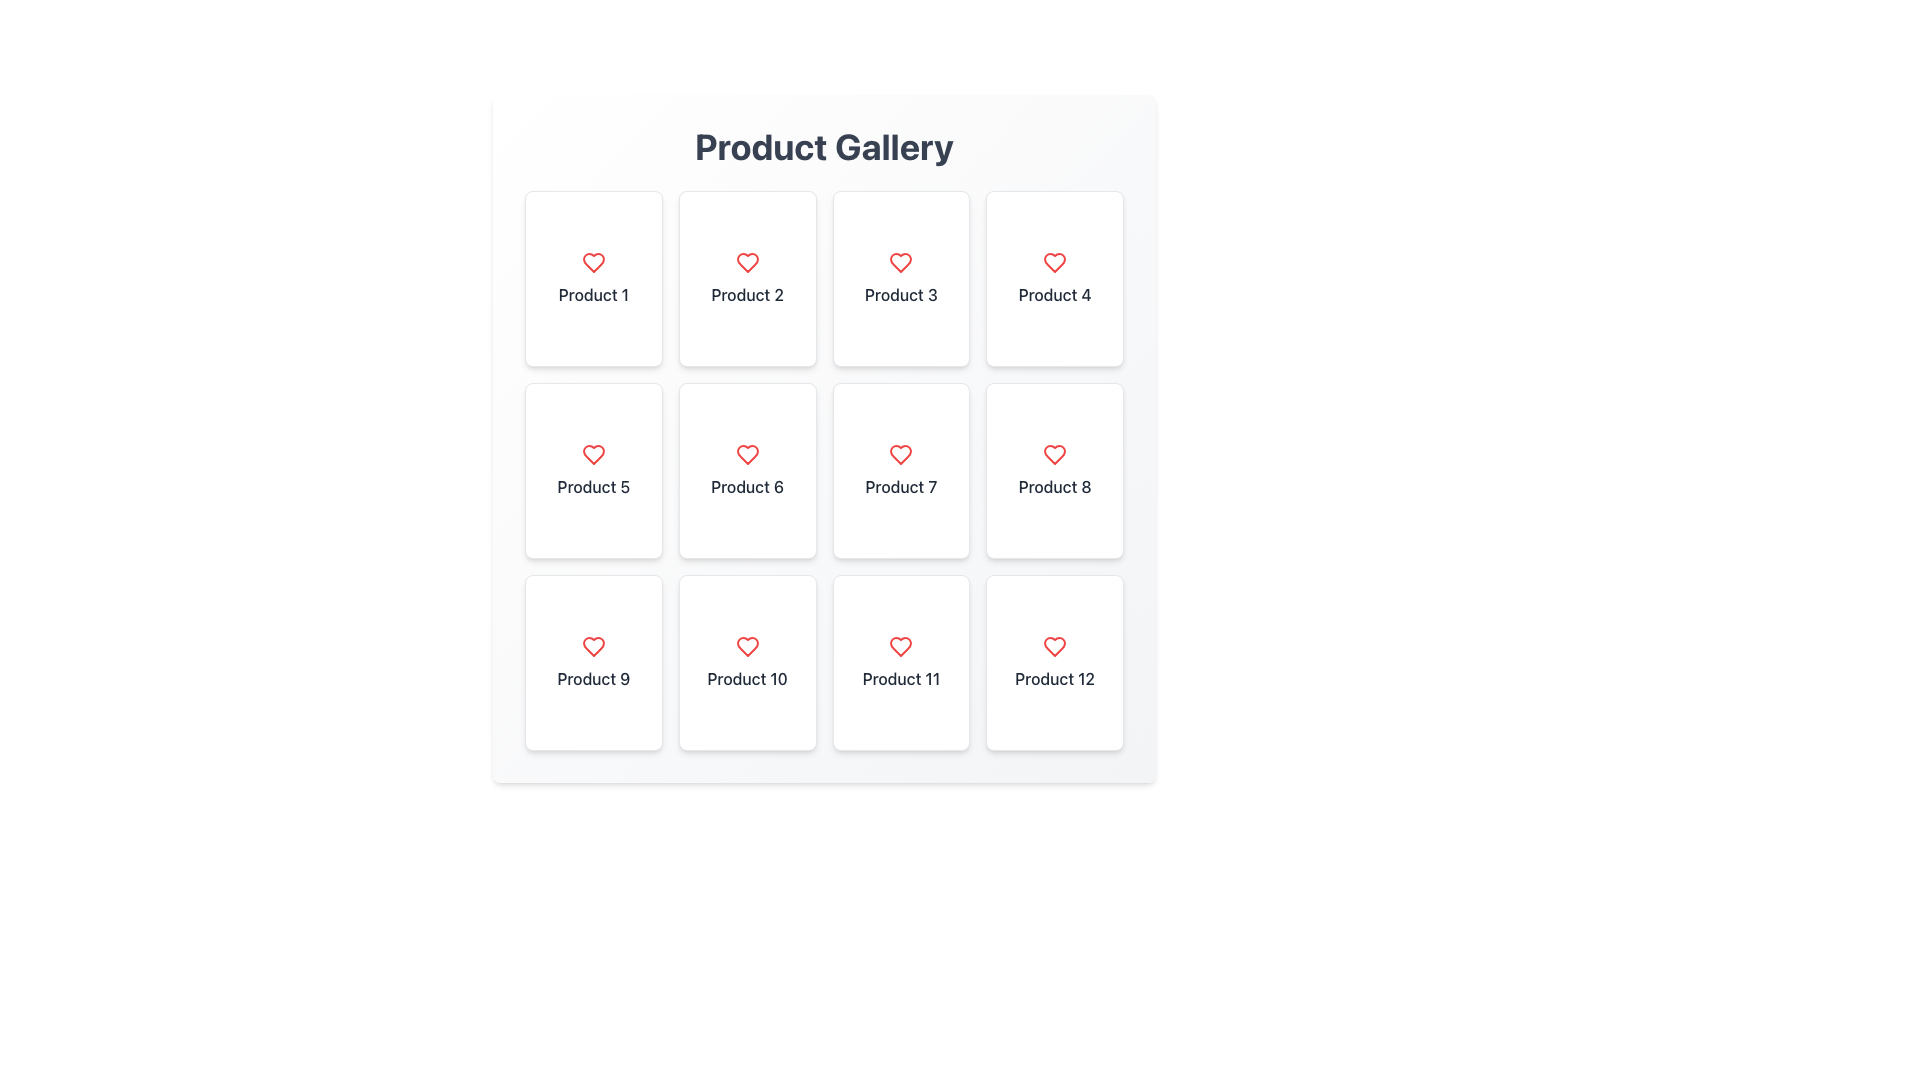 Image resolution: width=1920 pixels, height=1080 pixels. I want to click on the heart-shaped icon styled with a red color located above the 'Product 7' text label in the card situated in the second row, third column of the grid layout, so click(900, 455).